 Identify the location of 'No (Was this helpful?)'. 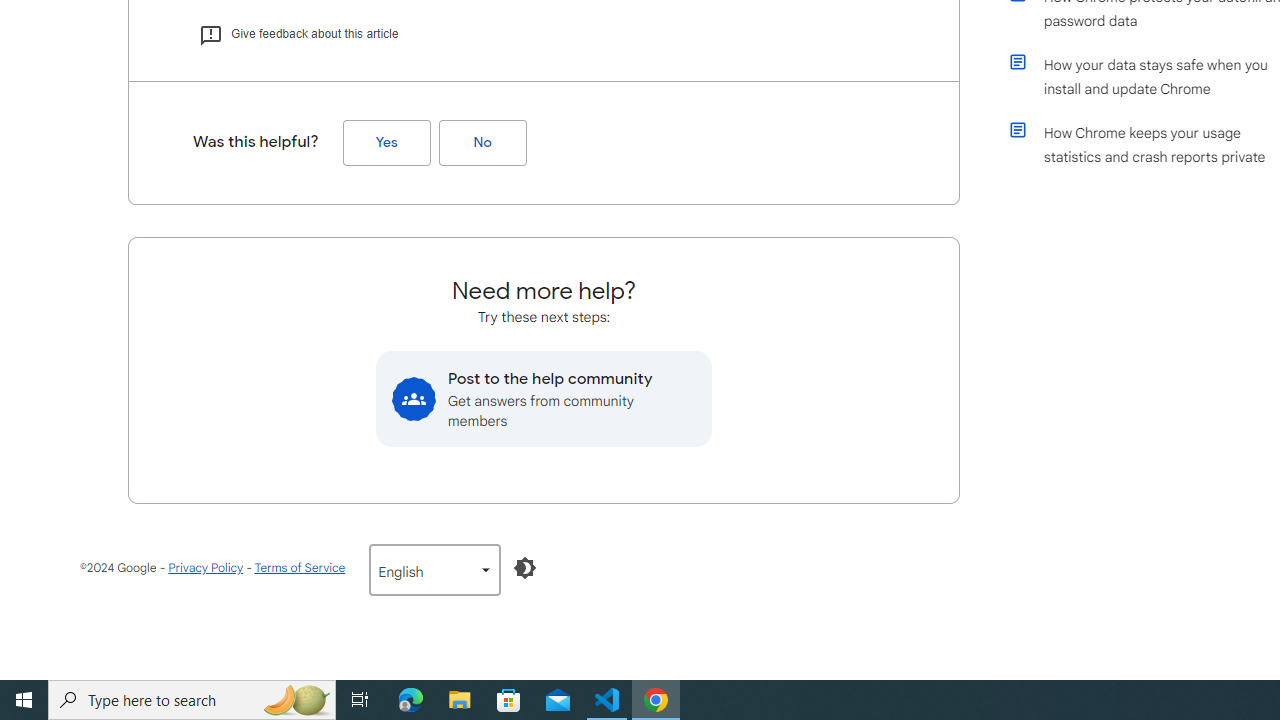
(482, 142).